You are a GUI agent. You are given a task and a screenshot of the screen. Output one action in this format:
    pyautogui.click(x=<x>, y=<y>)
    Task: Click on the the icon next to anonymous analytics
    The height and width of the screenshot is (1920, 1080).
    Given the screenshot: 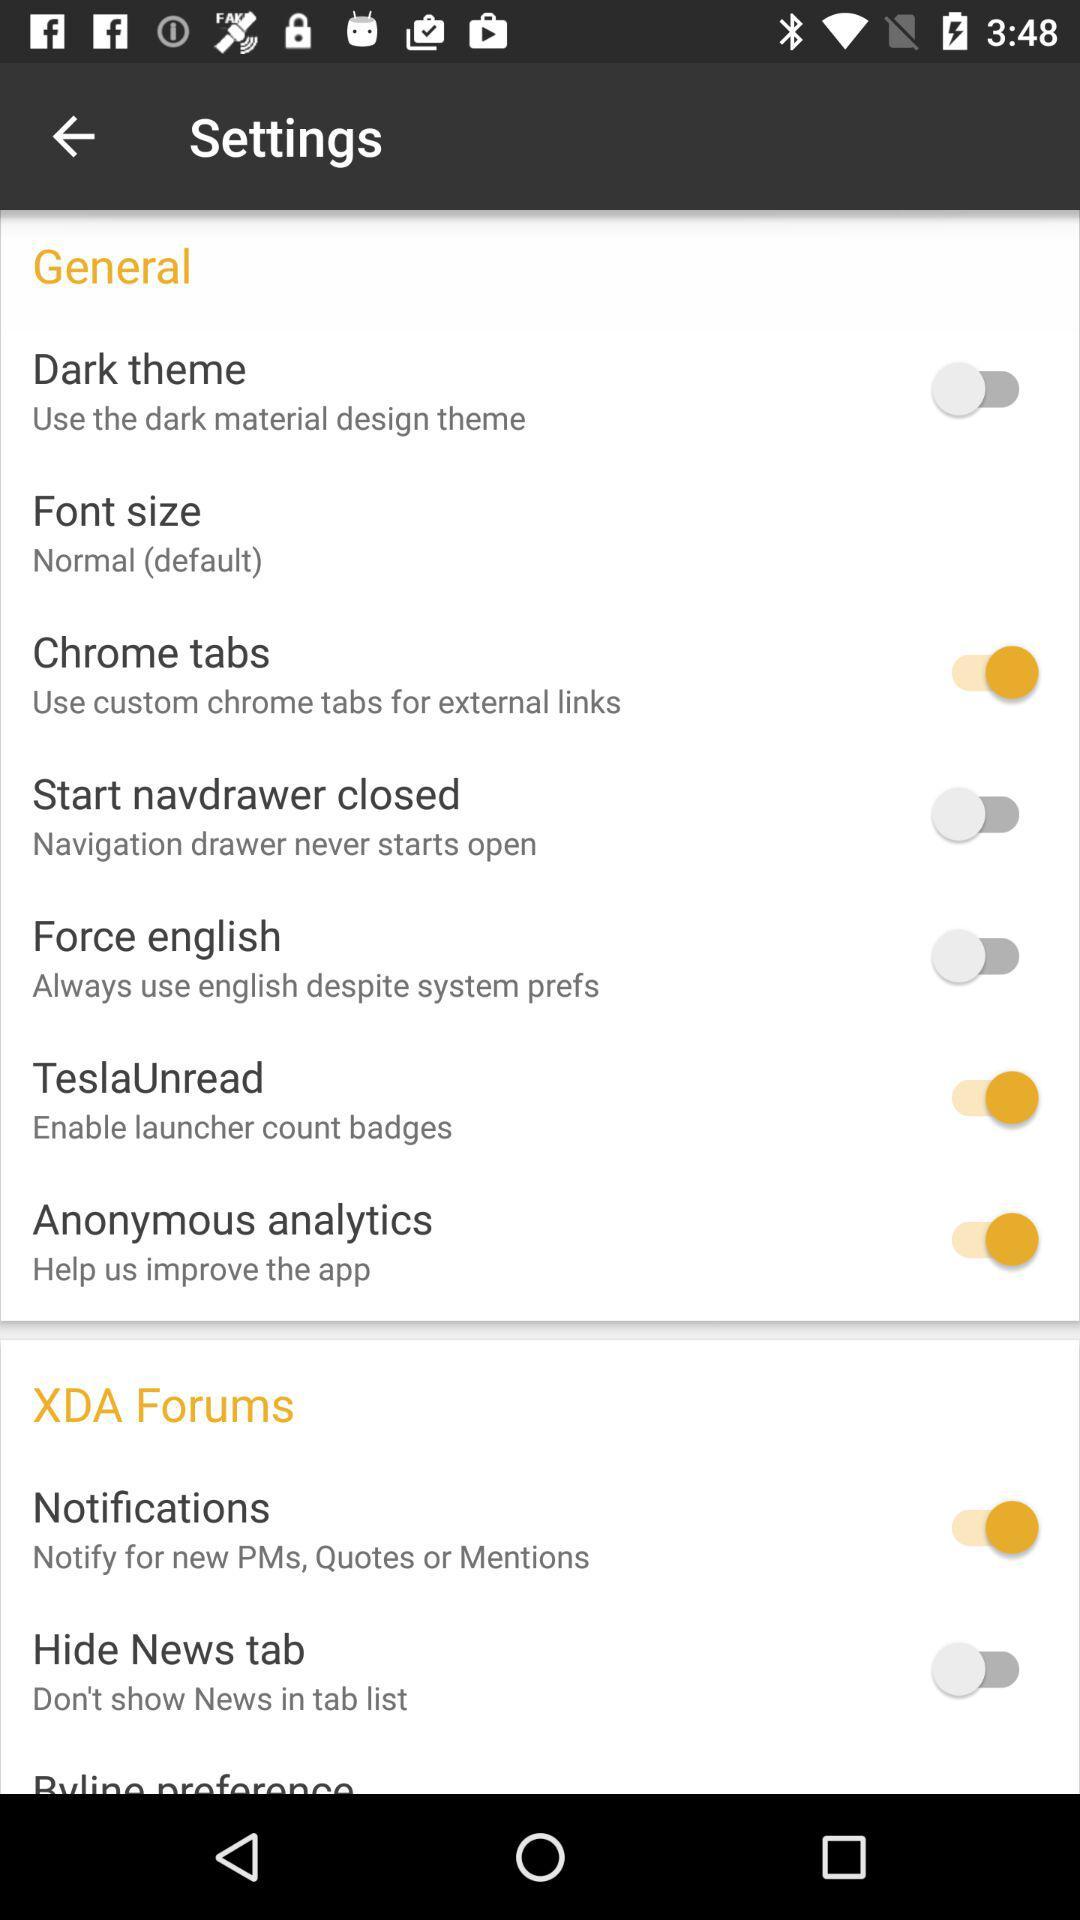 What is the action you would take?
    pyautogui.click(x=984, y=1238)
    